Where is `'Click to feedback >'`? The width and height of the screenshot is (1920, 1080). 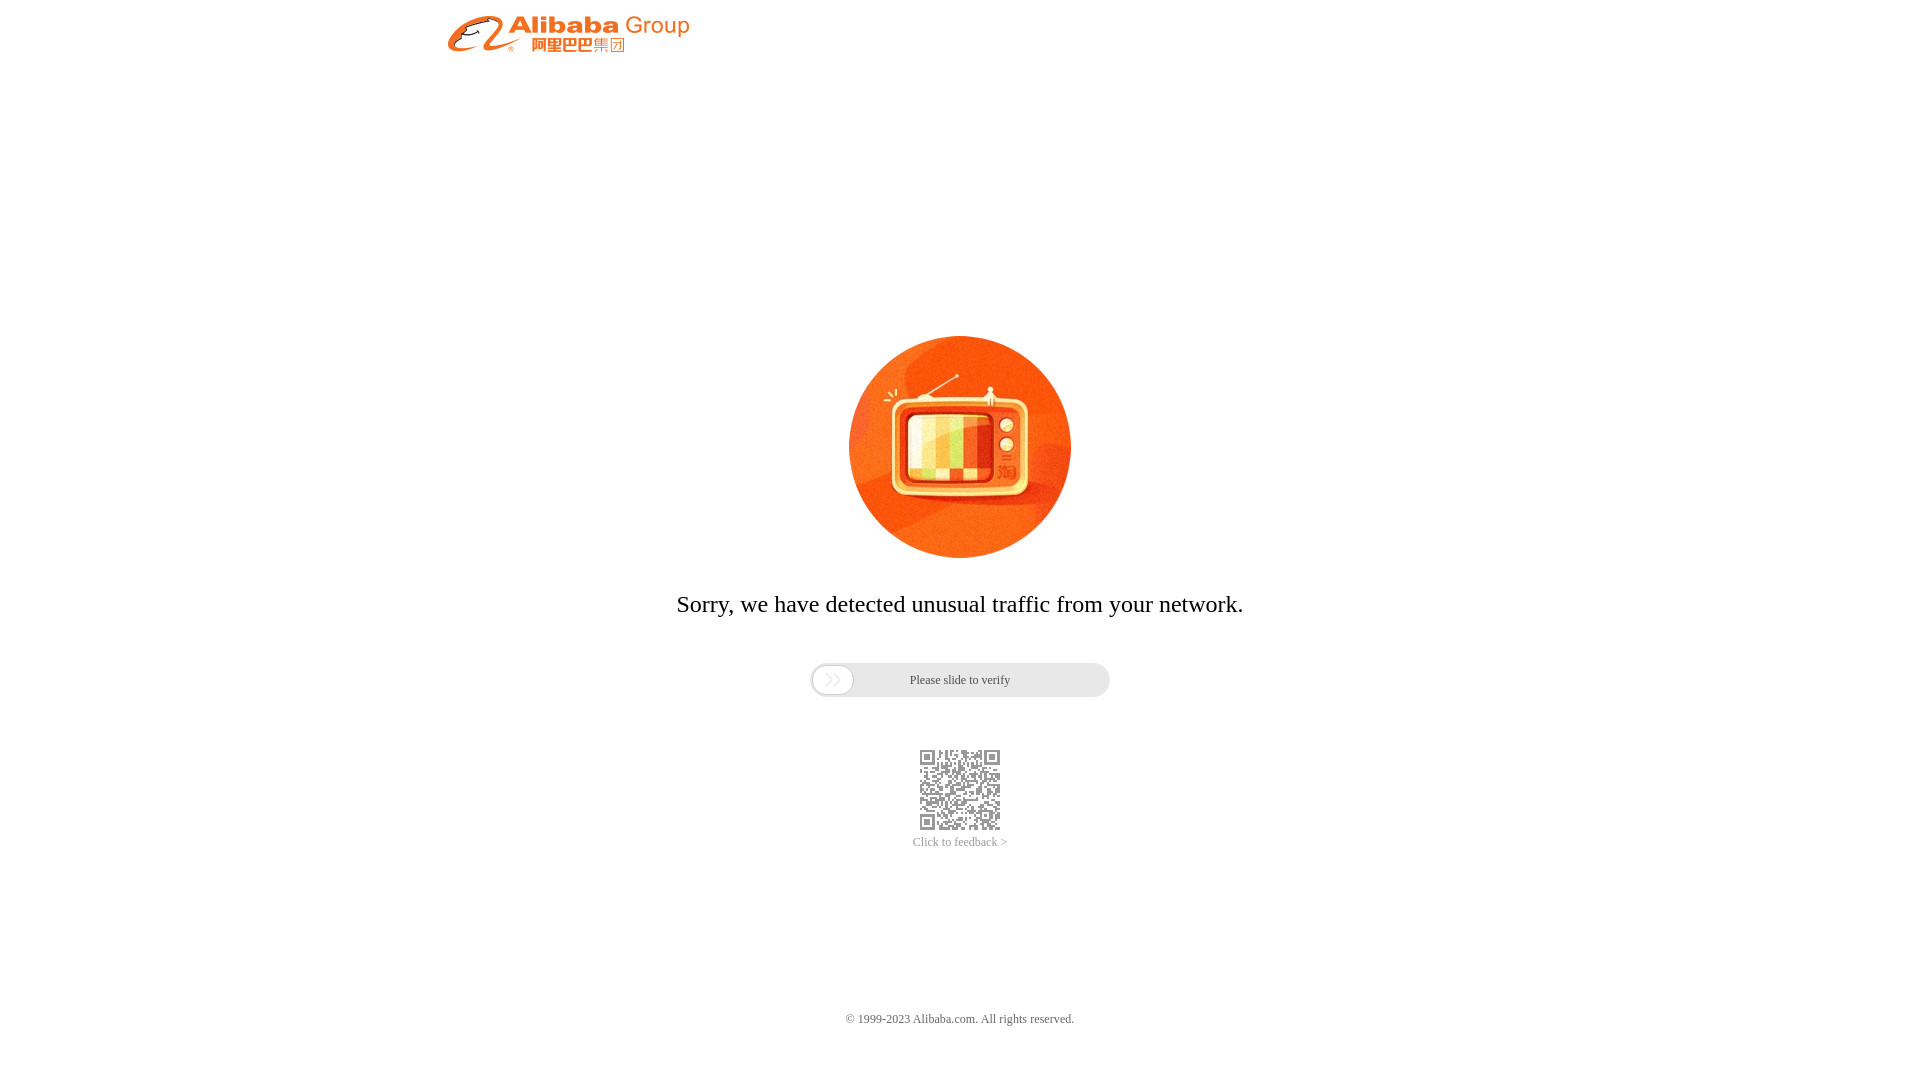
'Click to feedback >' is located at coordinates (960, 842).